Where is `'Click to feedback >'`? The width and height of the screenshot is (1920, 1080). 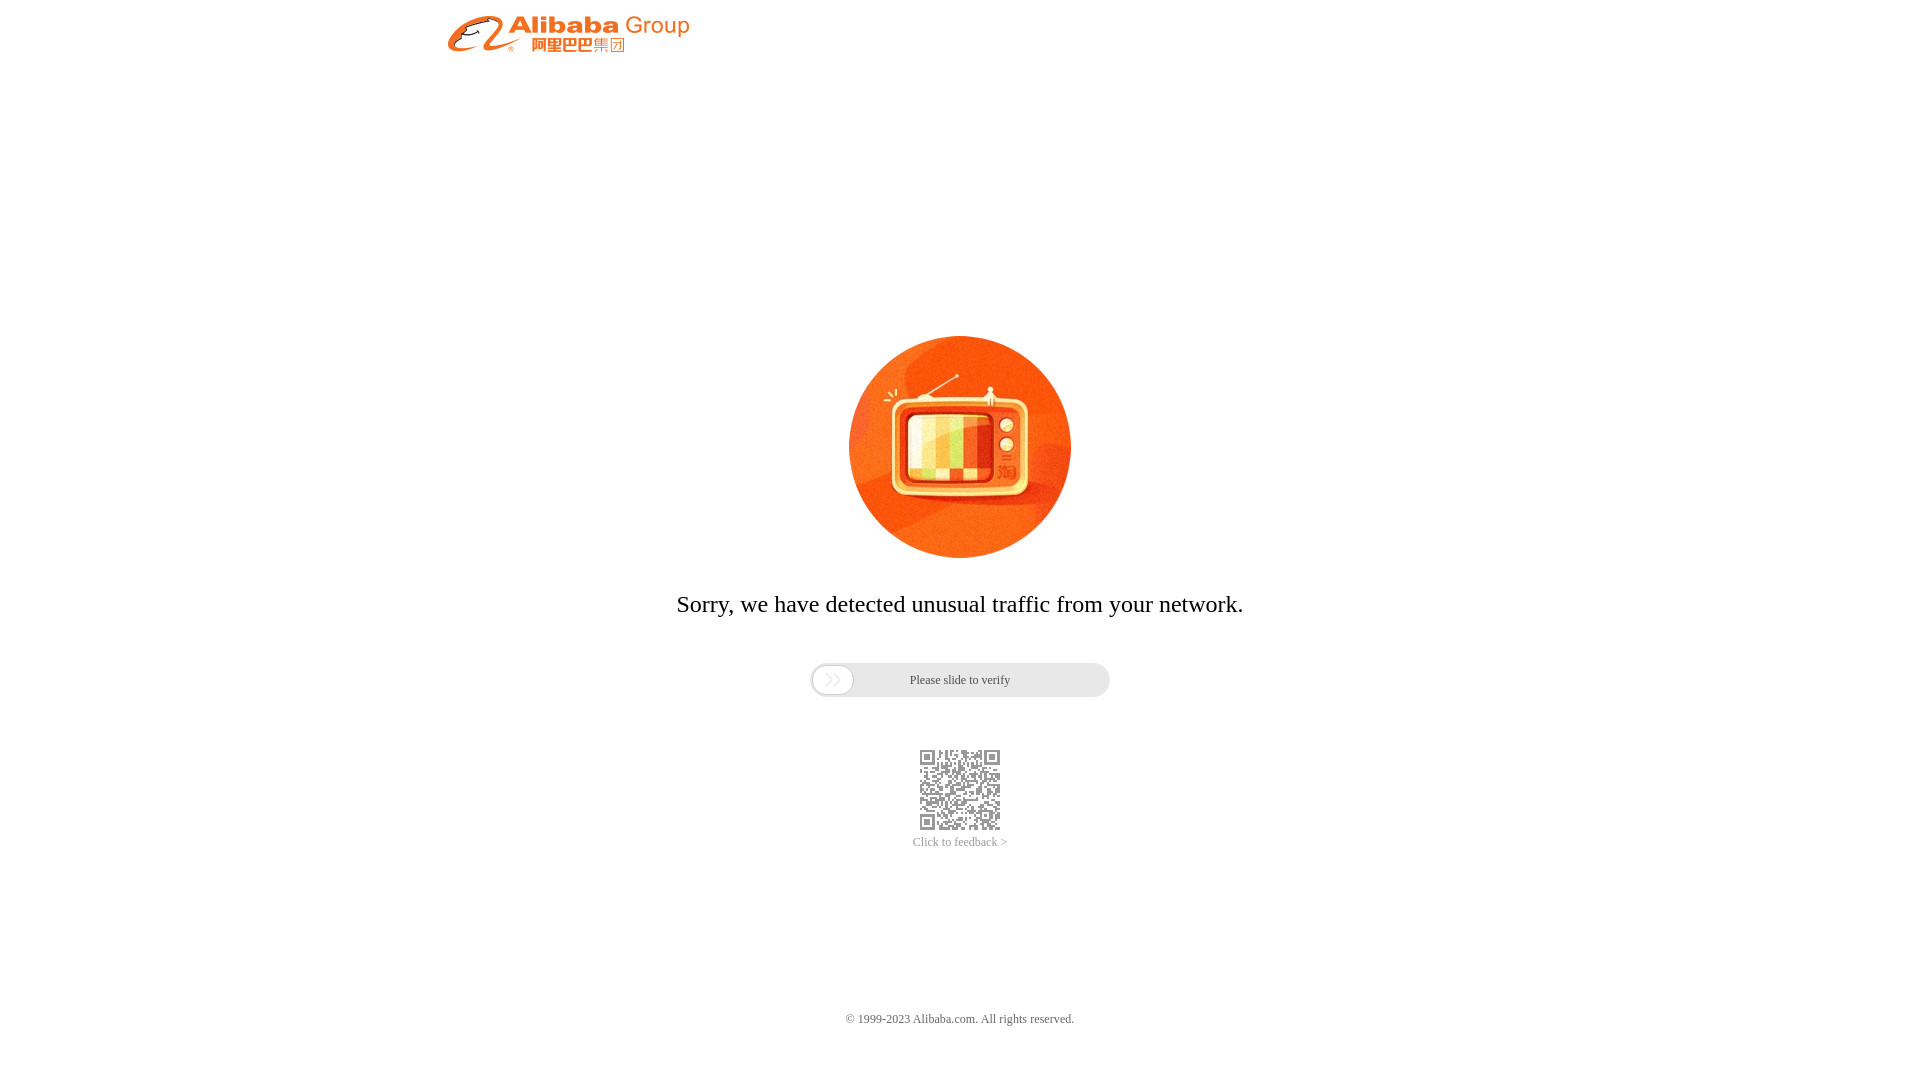
'Click to feedback >' is located at coordinates (960, 842).